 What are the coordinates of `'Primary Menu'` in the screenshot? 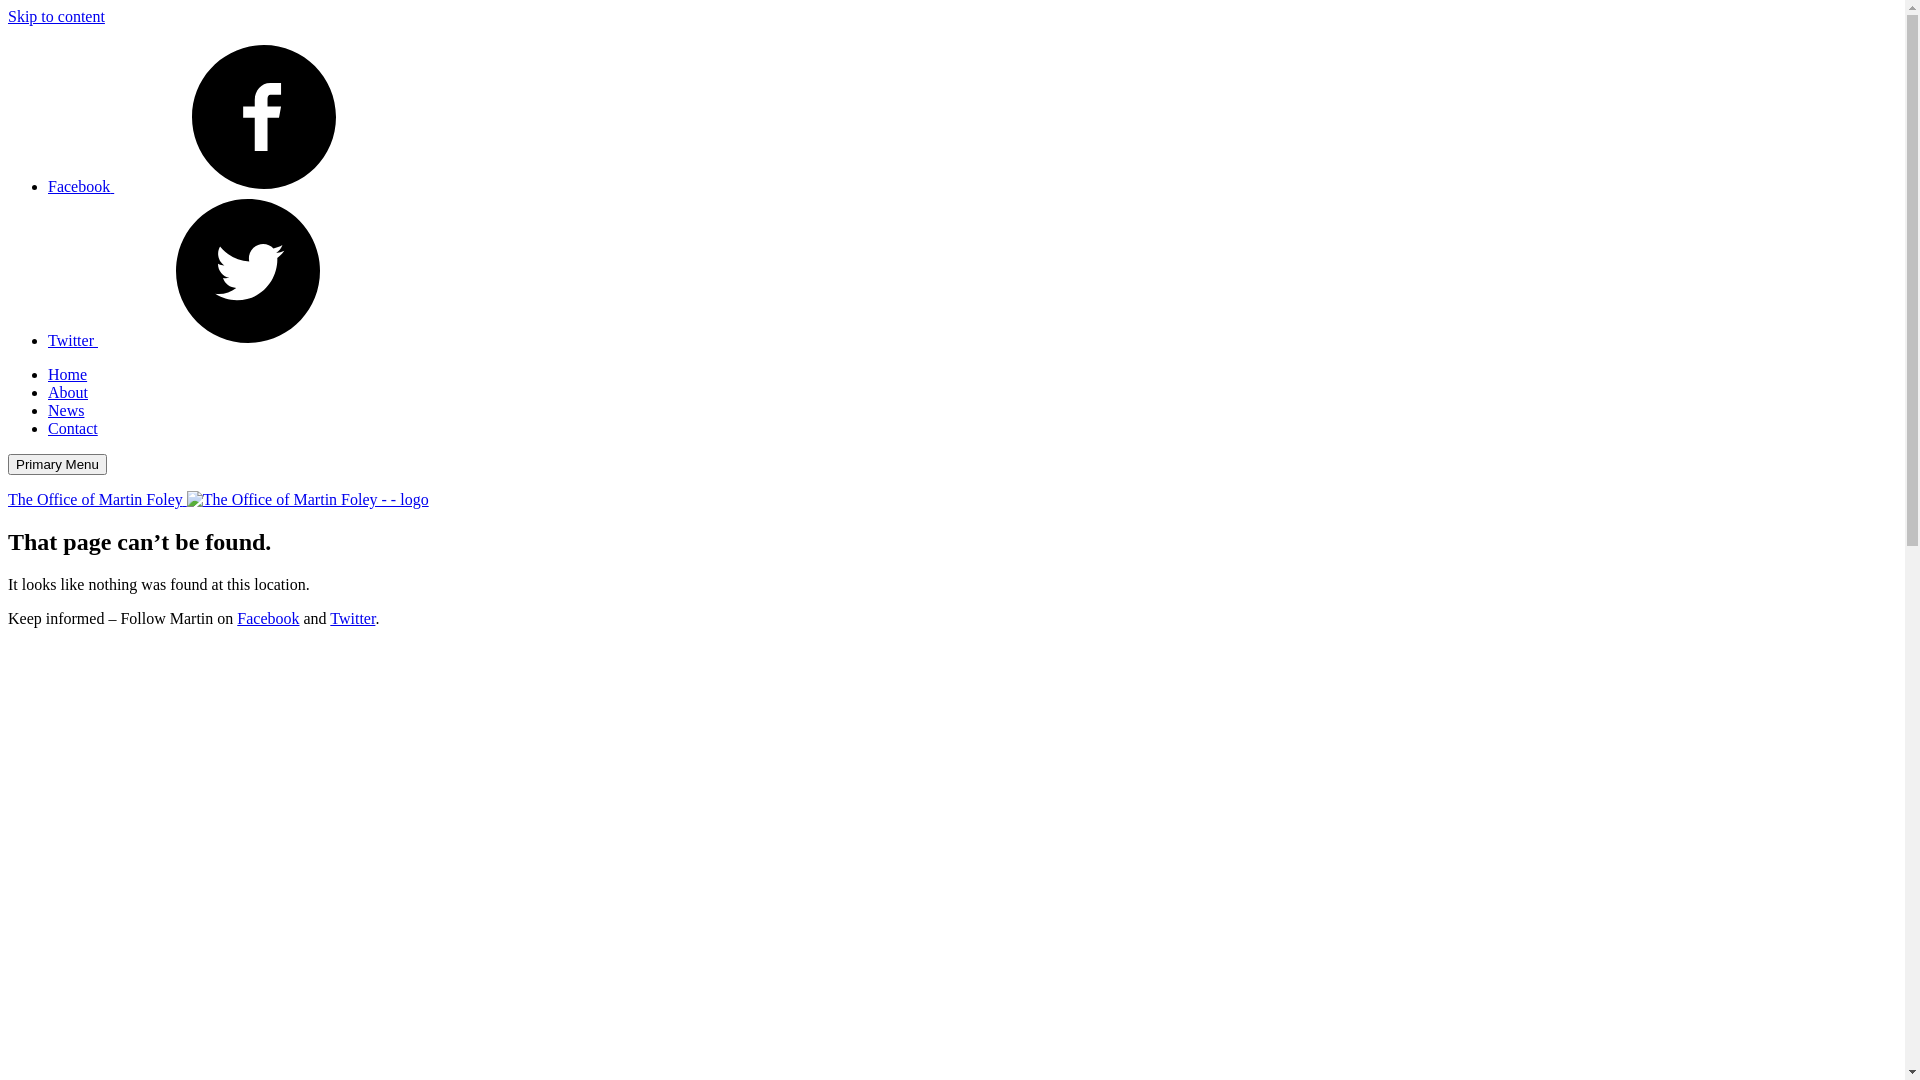 It's located at (57, 464).